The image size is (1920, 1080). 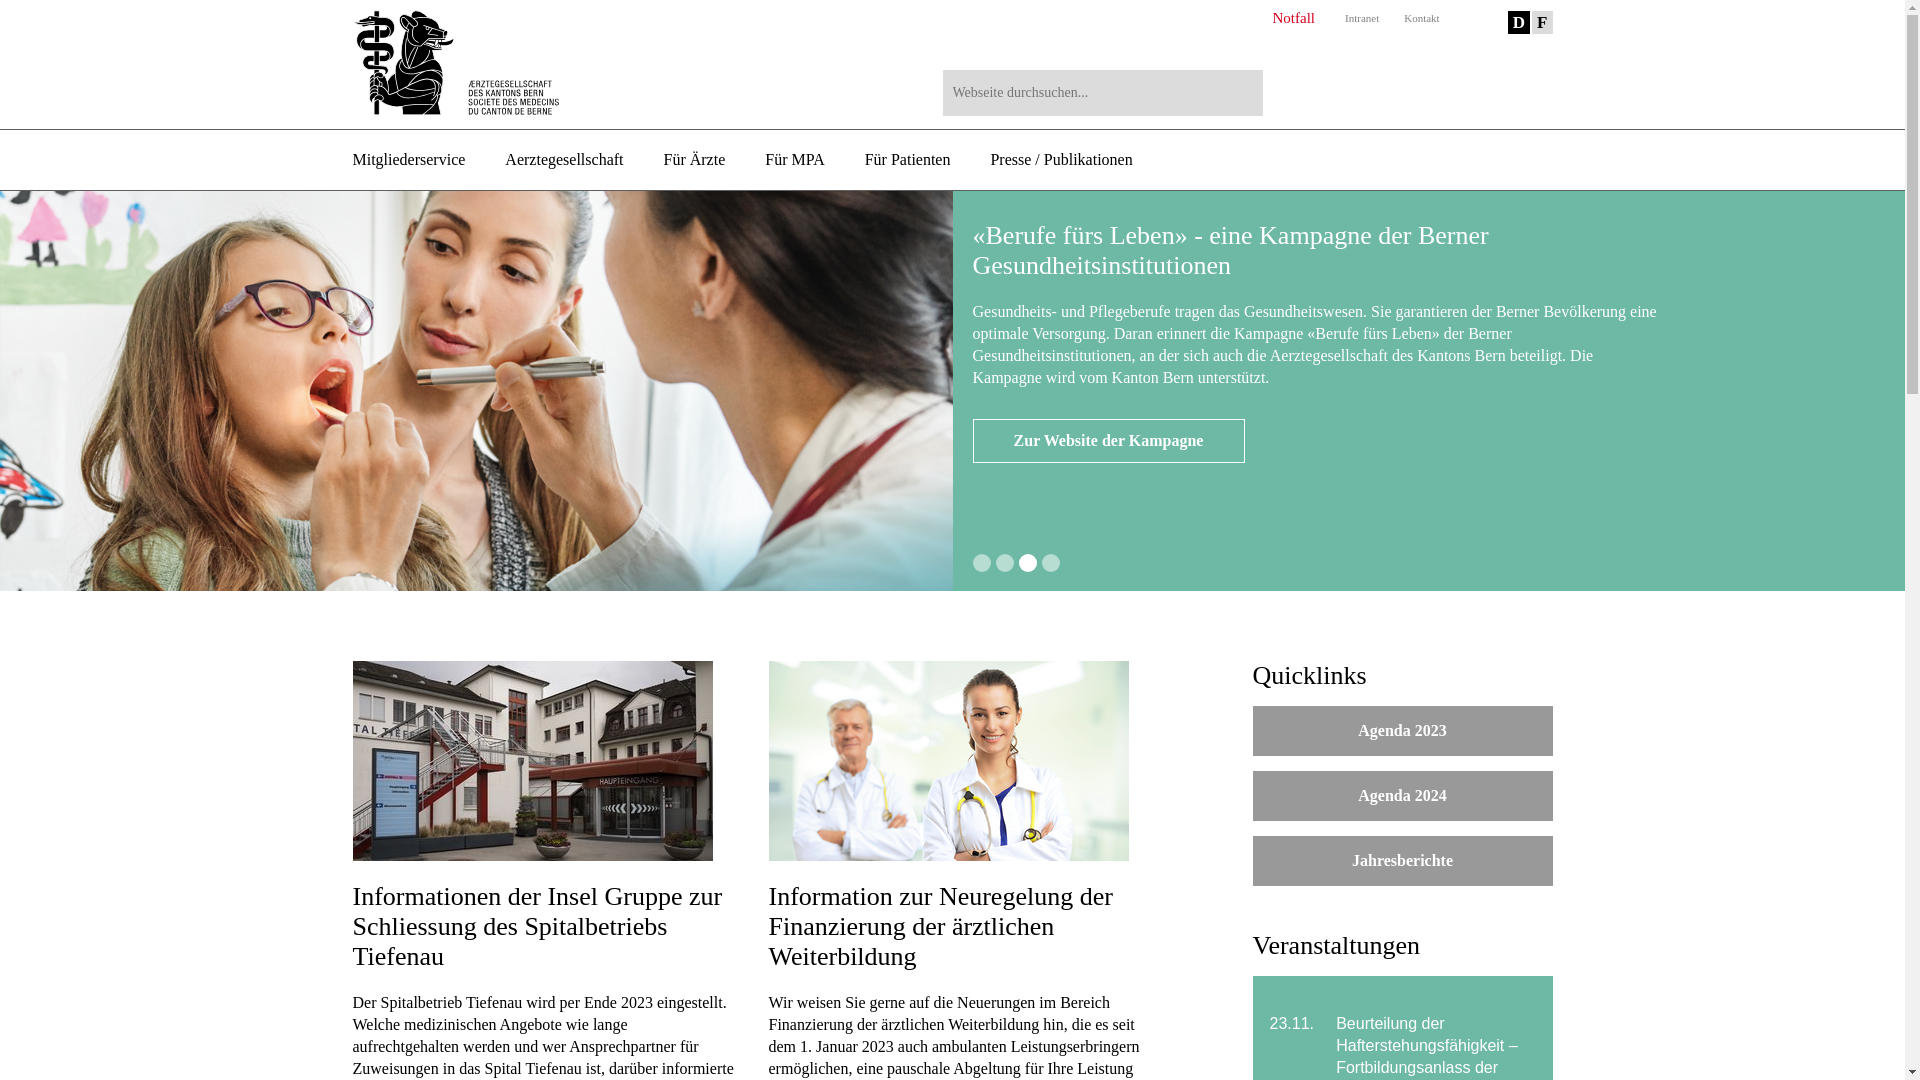 I want to click on 'Aerztegesellschaft', so click(x=504, y=158).